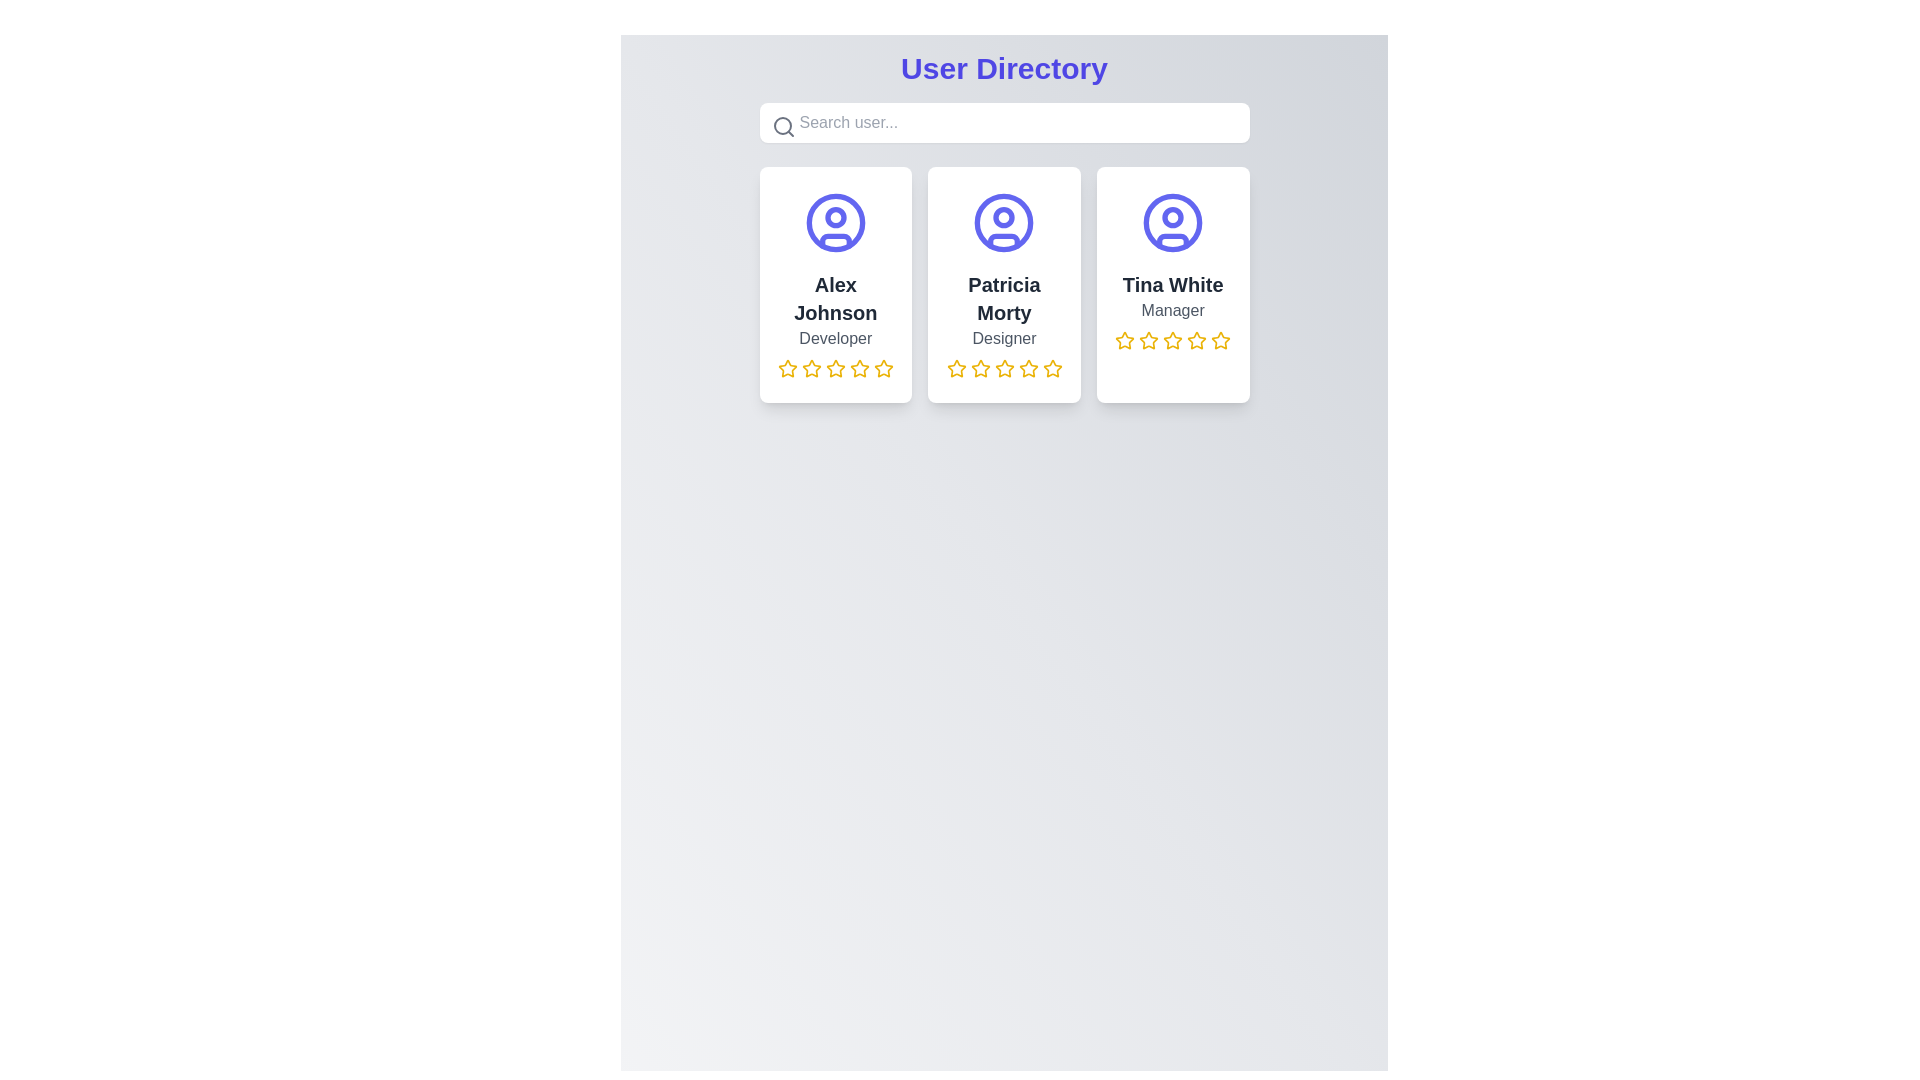  What do you see at coordinates (811, 368) in the screenshot?
I see `the leftmost yellow outlined star icon in the rating system beneath 'Alex Johnson - Developer' to rate it` at bounding box center [811, 368].